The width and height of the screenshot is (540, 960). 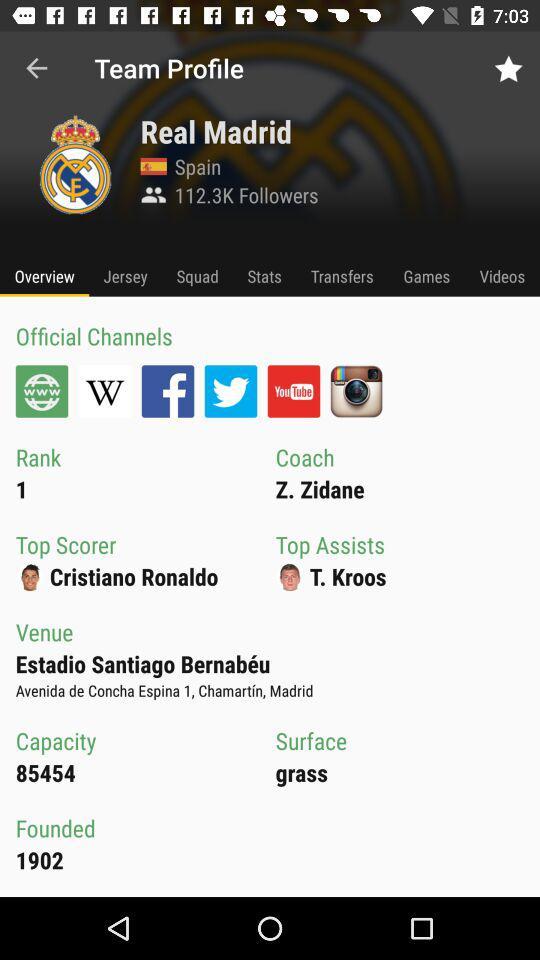 What do you see at coordinates (230, 390) in the screenshot?
I see `upload your official channels` at bounding box center [230, 390].